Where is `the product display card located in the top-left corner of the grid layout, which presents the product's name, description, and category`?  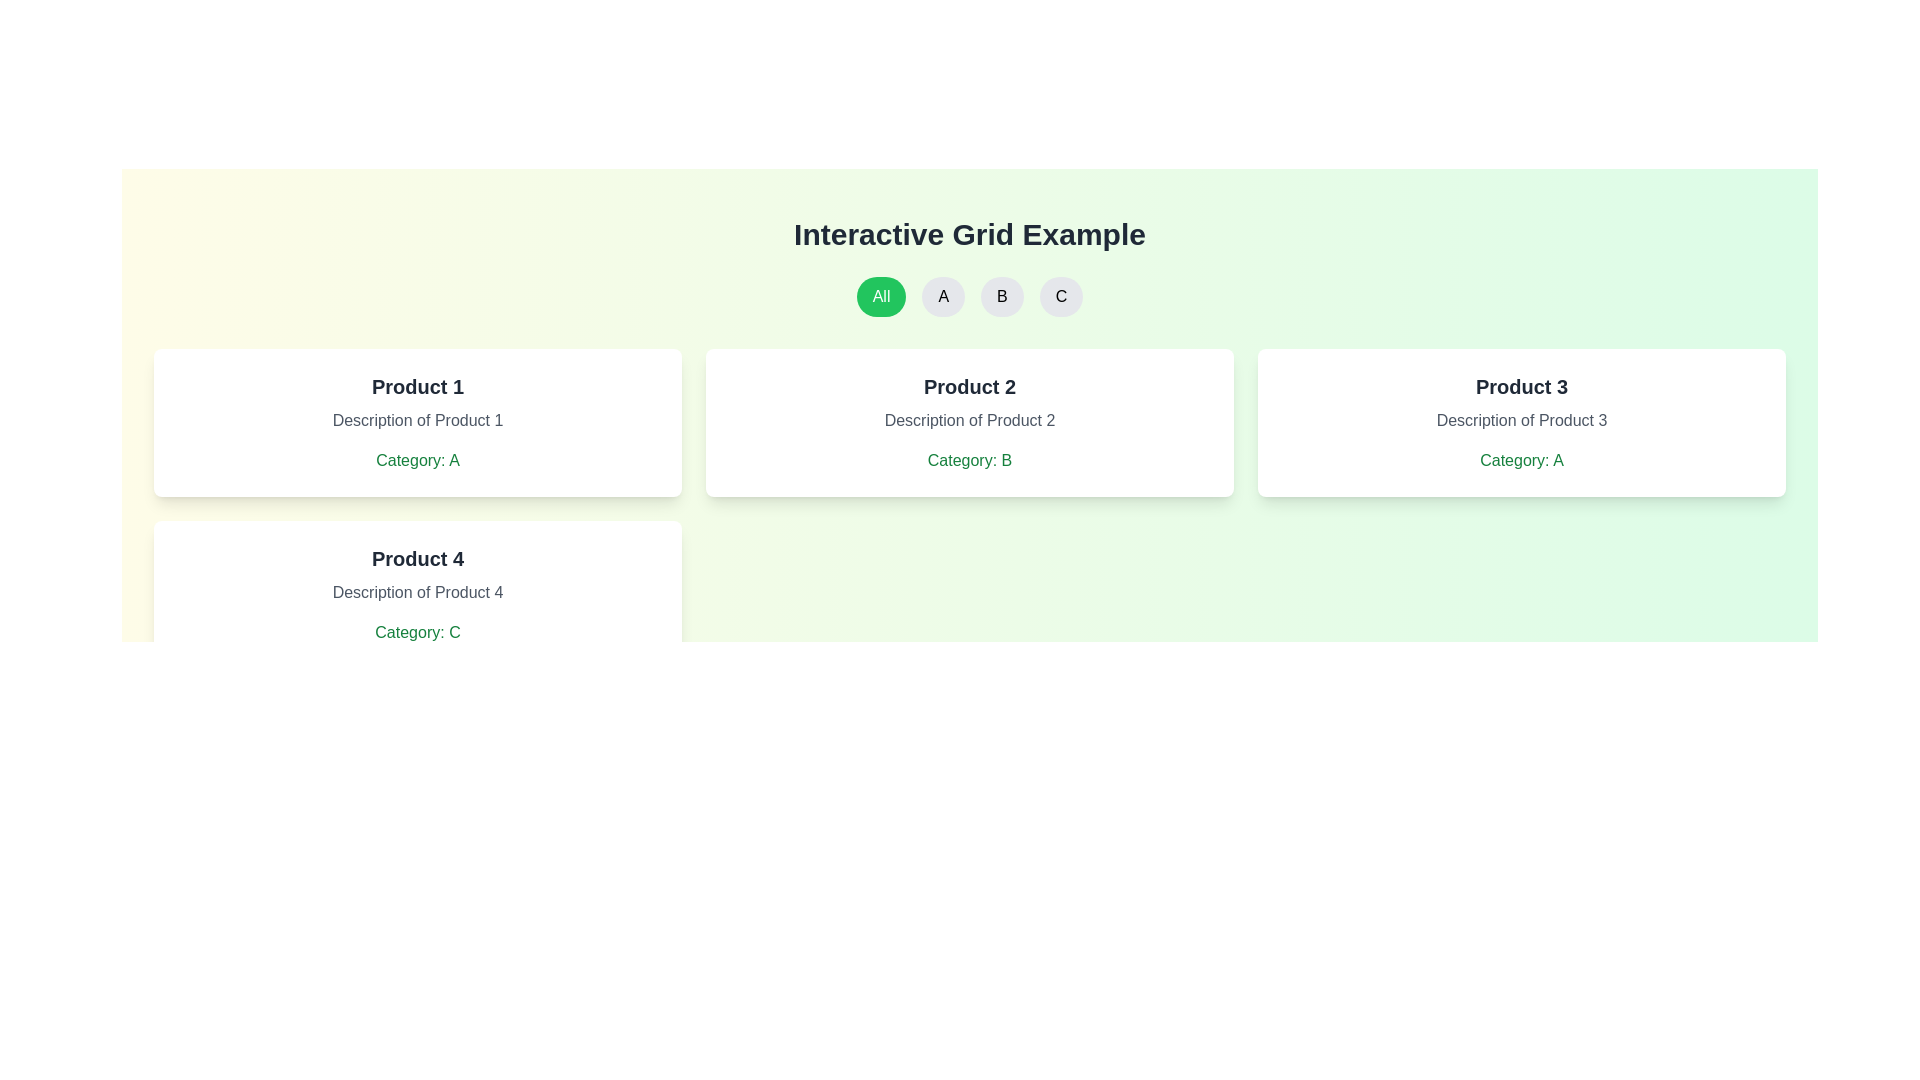
the product display card located in the top-left corner of the grid layout, which presents the product's name, description, and category is located at coordinates (416, 422).